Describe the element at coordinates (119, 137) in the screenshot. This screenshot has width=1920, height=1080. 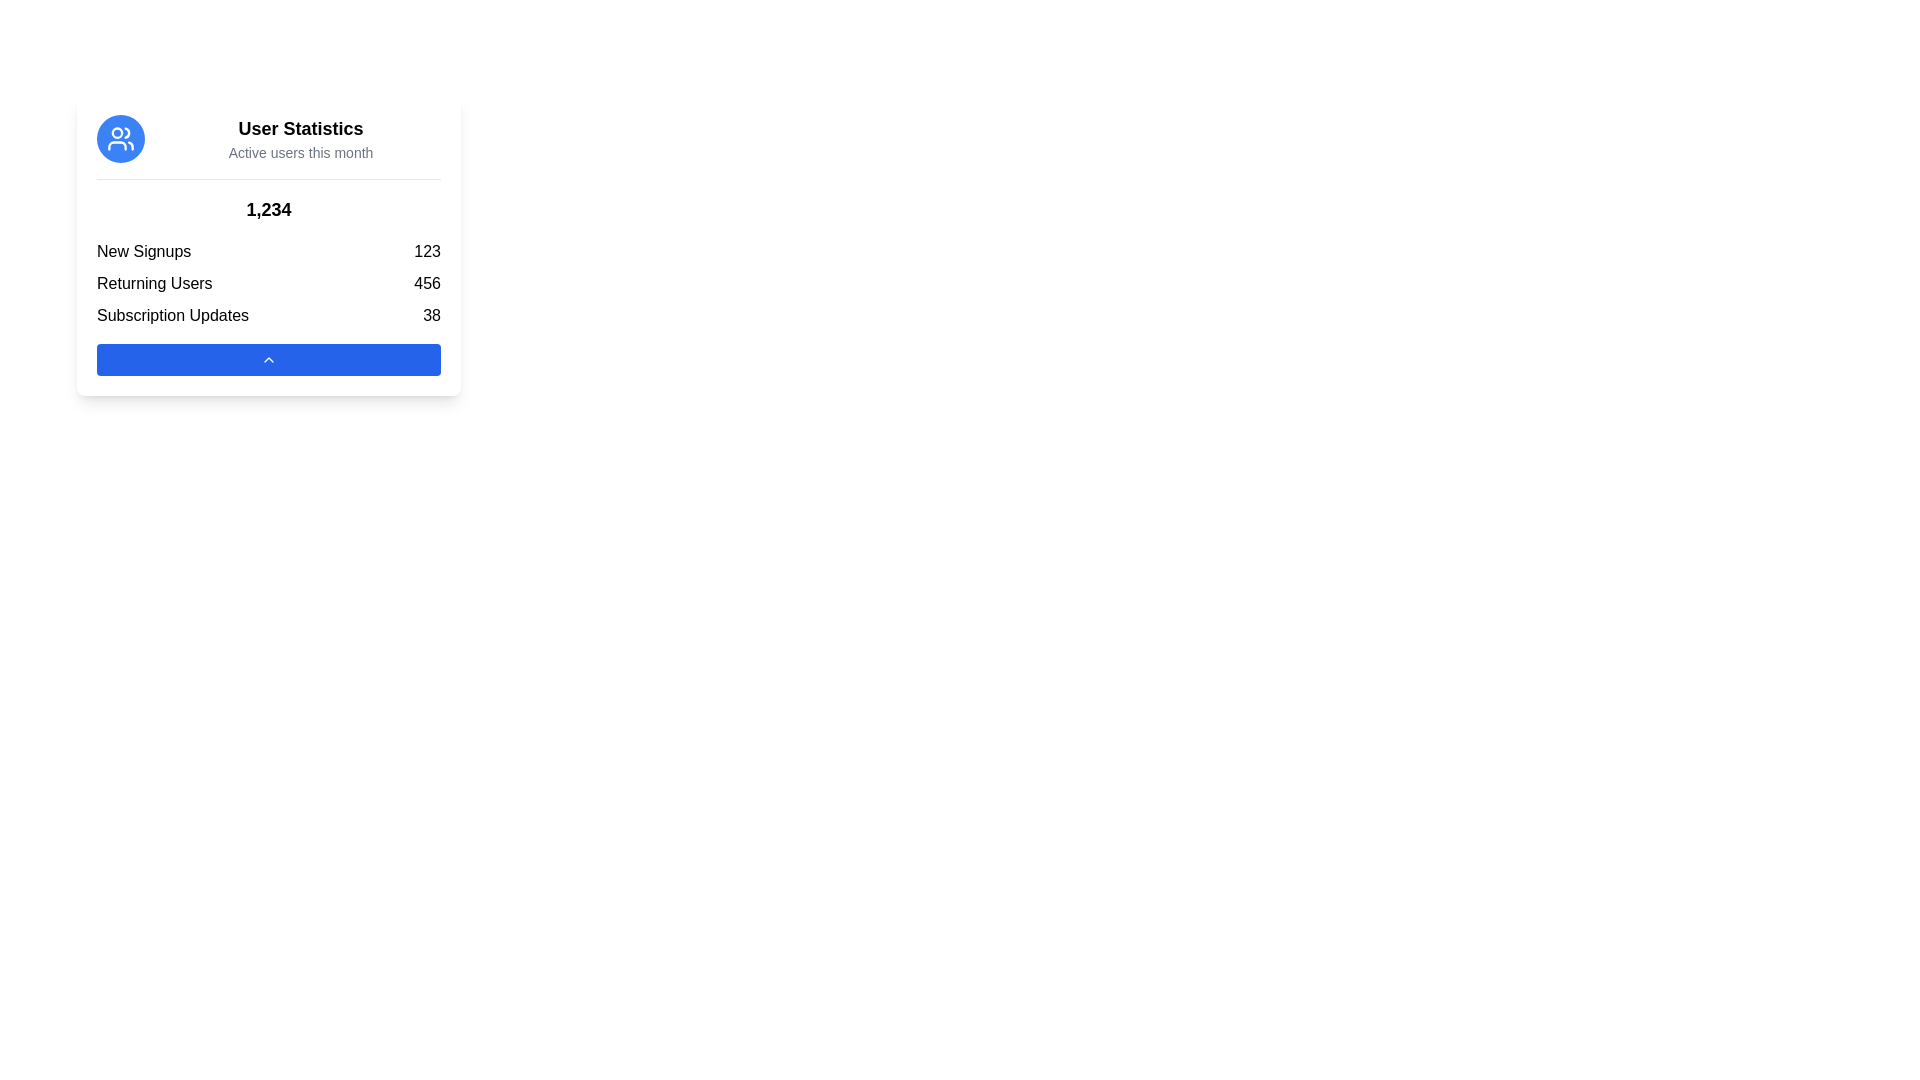
I see `the user icon featuring three stylized users on a circular blue background, located at the top-left of the 'User Statistics' card` at that location.